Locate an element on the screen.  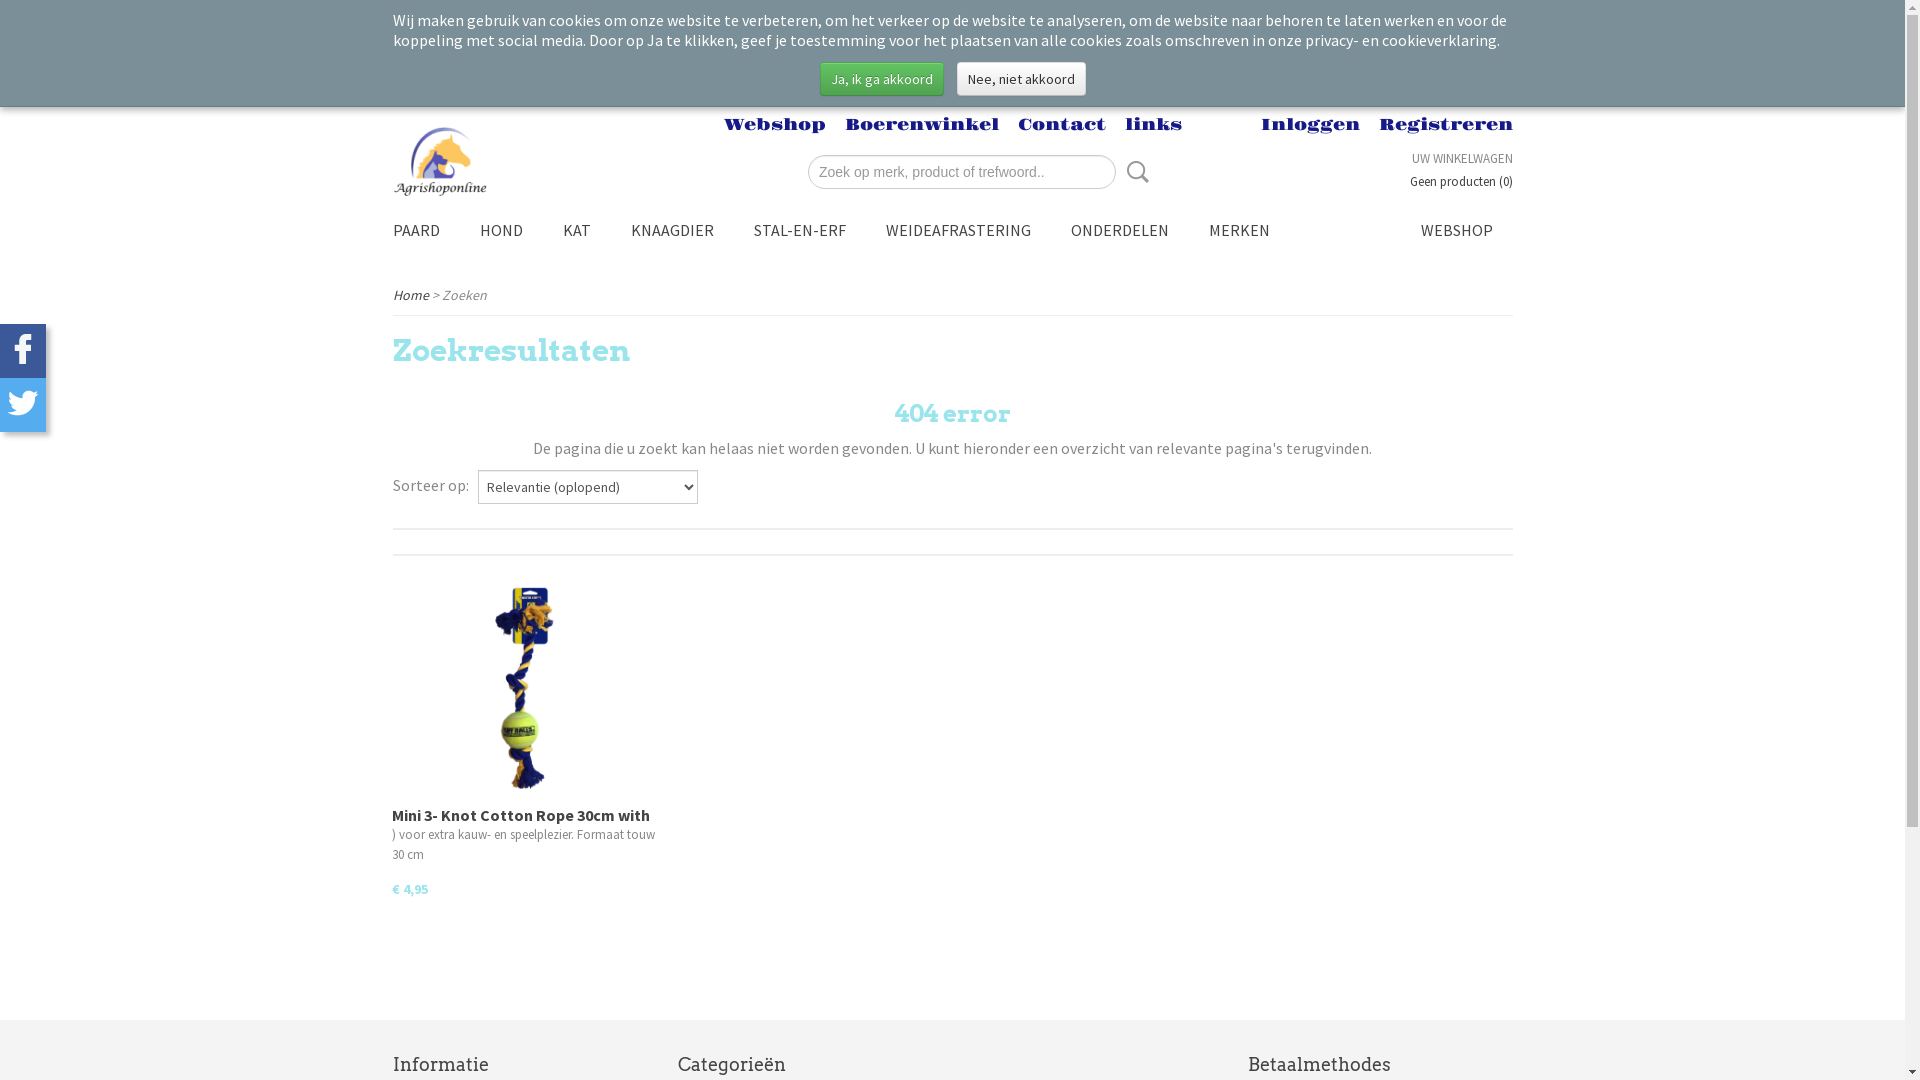
'Registreren' is located at coordinates (1376, 124).